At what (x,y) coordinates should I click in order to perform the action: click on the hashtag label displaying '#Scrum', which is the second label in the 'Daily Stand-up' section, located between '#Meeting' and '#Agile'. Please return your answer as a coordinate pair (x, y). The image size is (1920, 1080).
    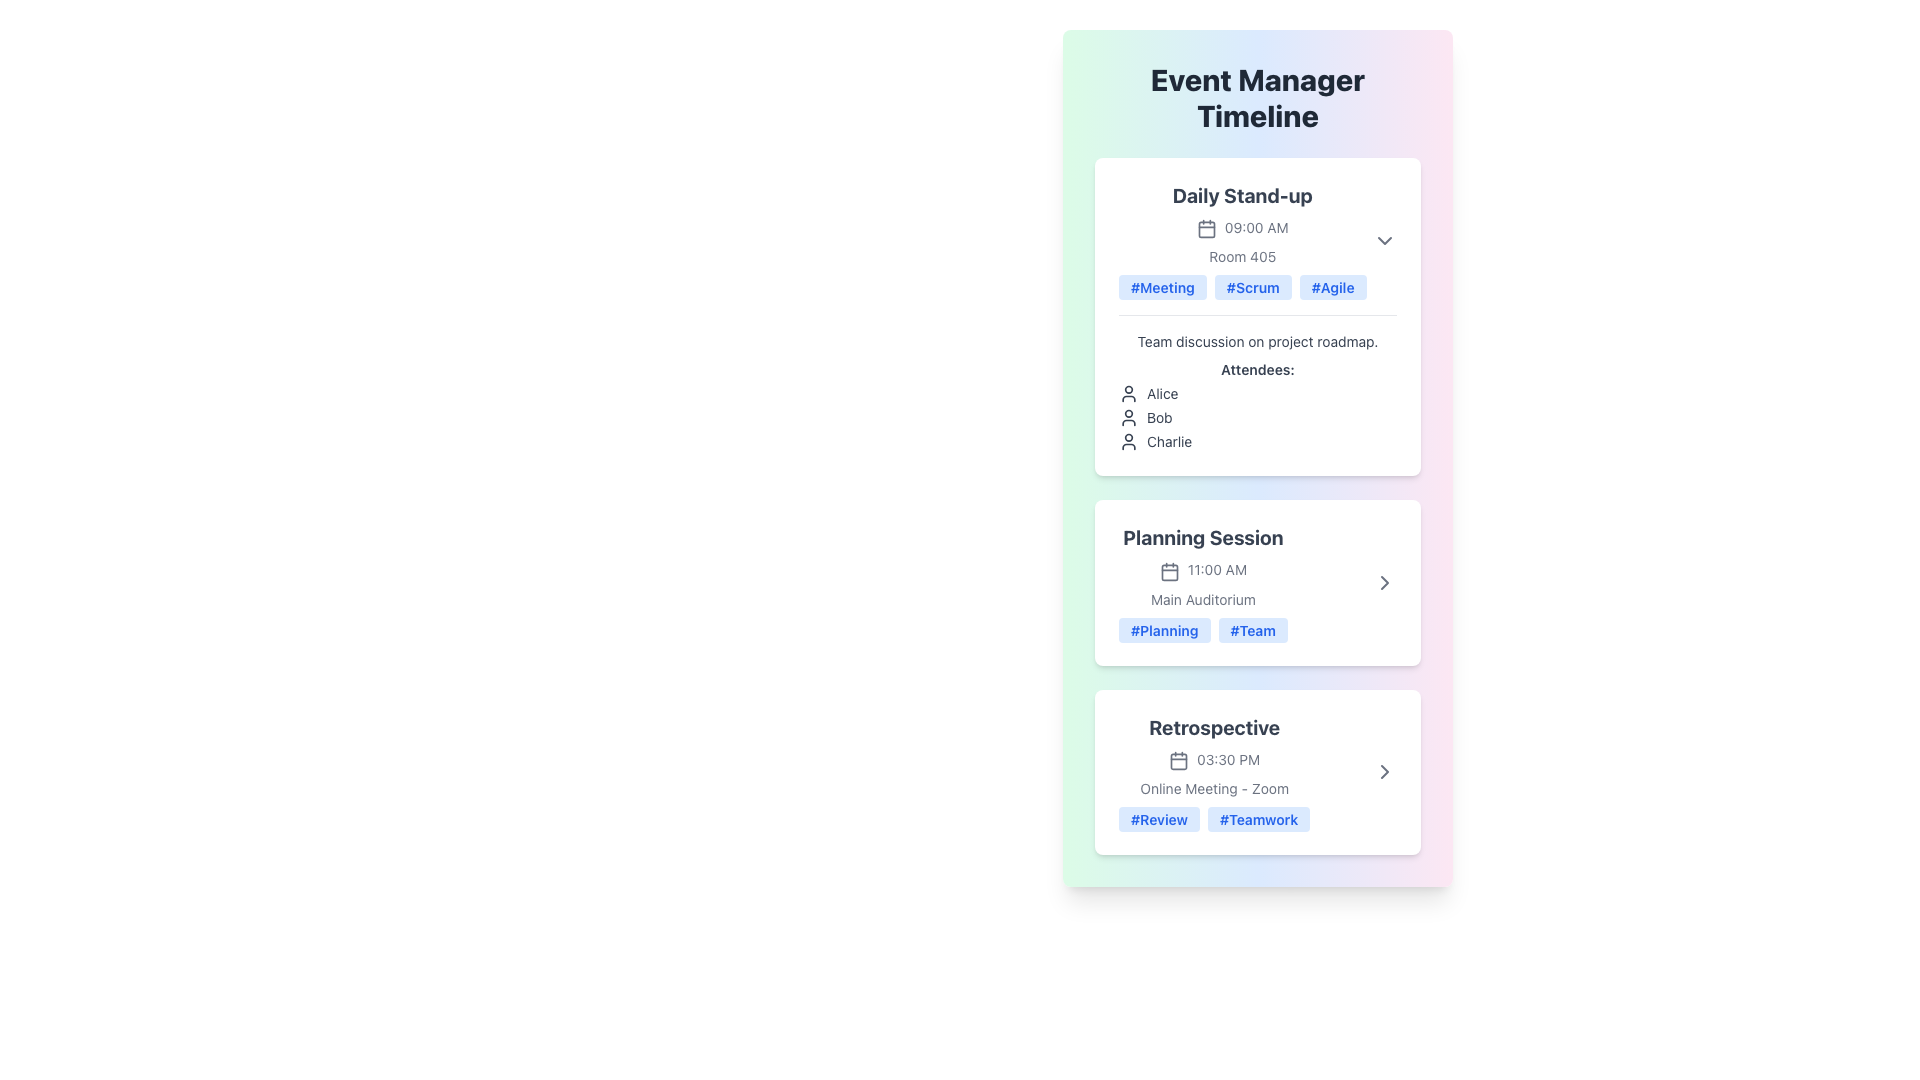
    Looking at the image, I should click on (1252, 287).